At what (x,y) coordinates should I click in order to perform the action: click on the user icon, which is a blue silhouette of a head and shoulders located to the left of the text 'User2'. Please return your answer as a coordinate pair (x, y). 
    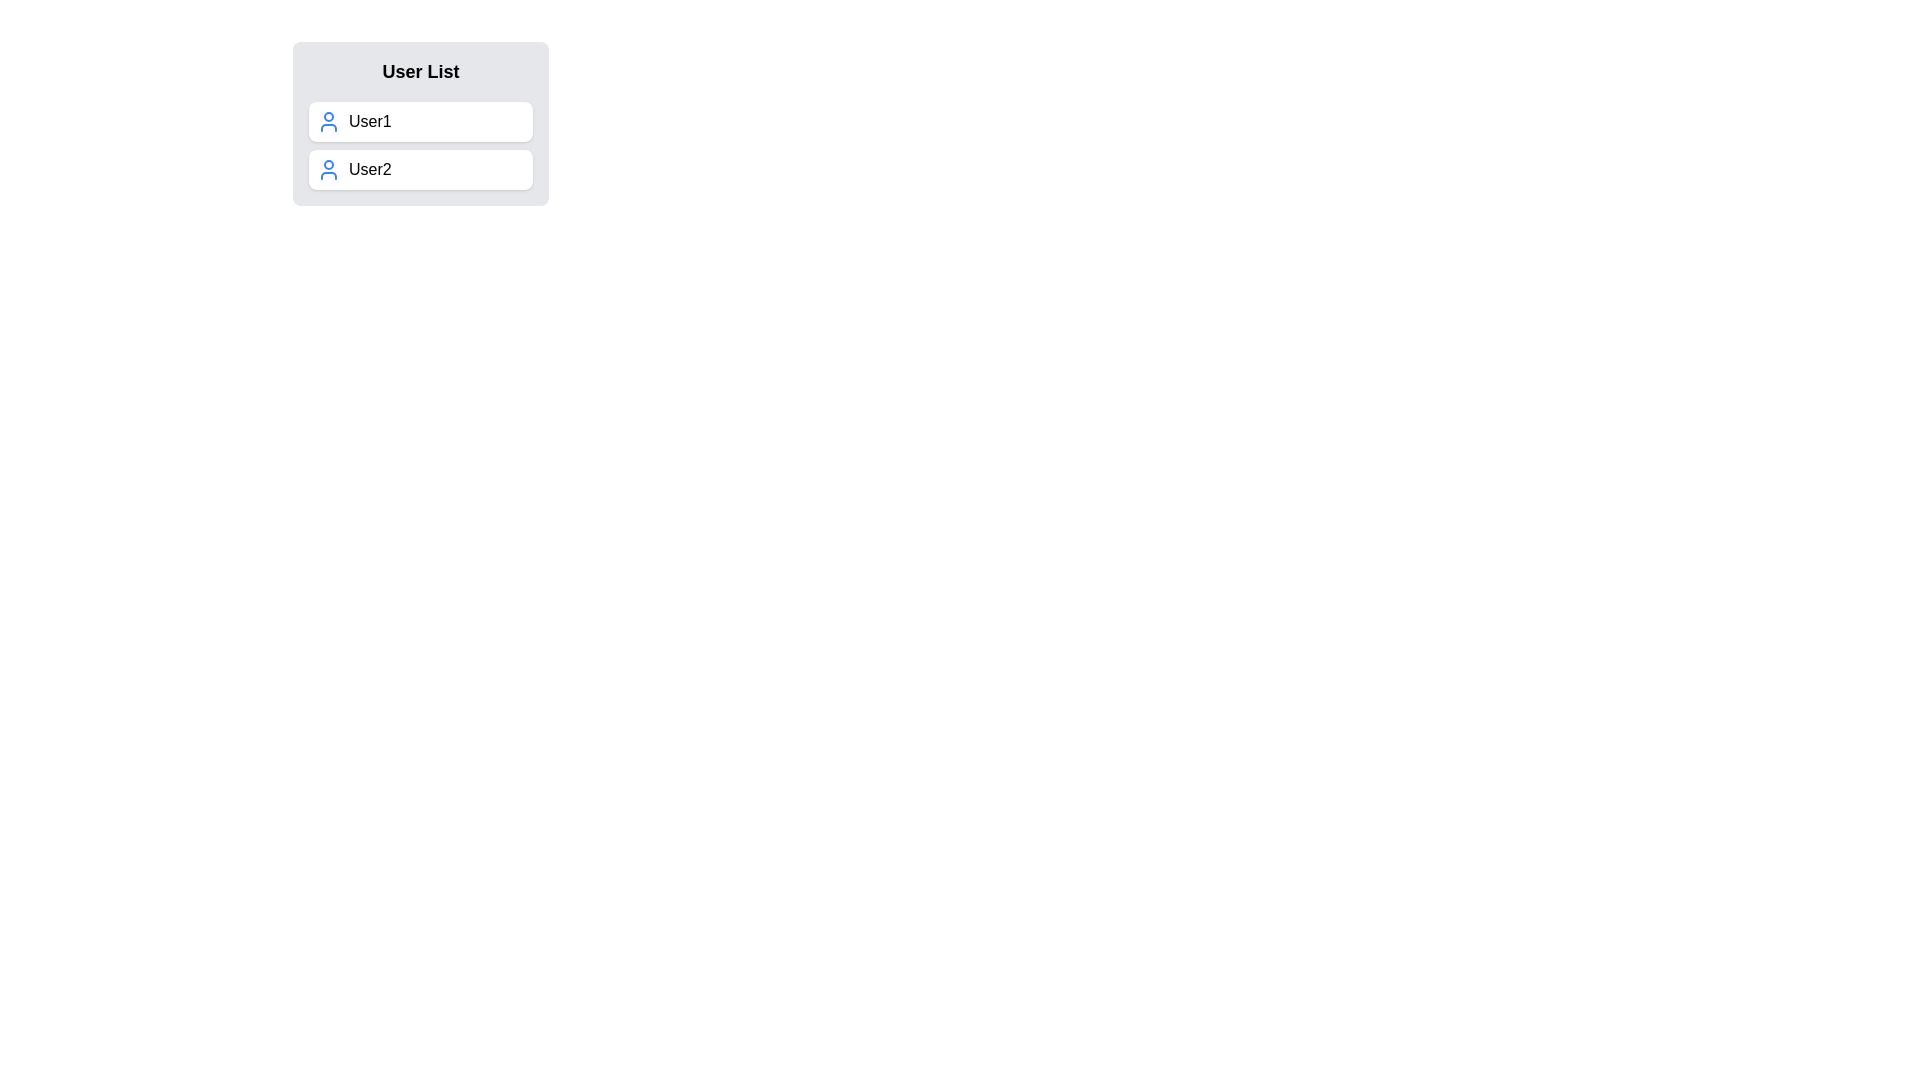
    Looking at the image, I should click on (329, 168).